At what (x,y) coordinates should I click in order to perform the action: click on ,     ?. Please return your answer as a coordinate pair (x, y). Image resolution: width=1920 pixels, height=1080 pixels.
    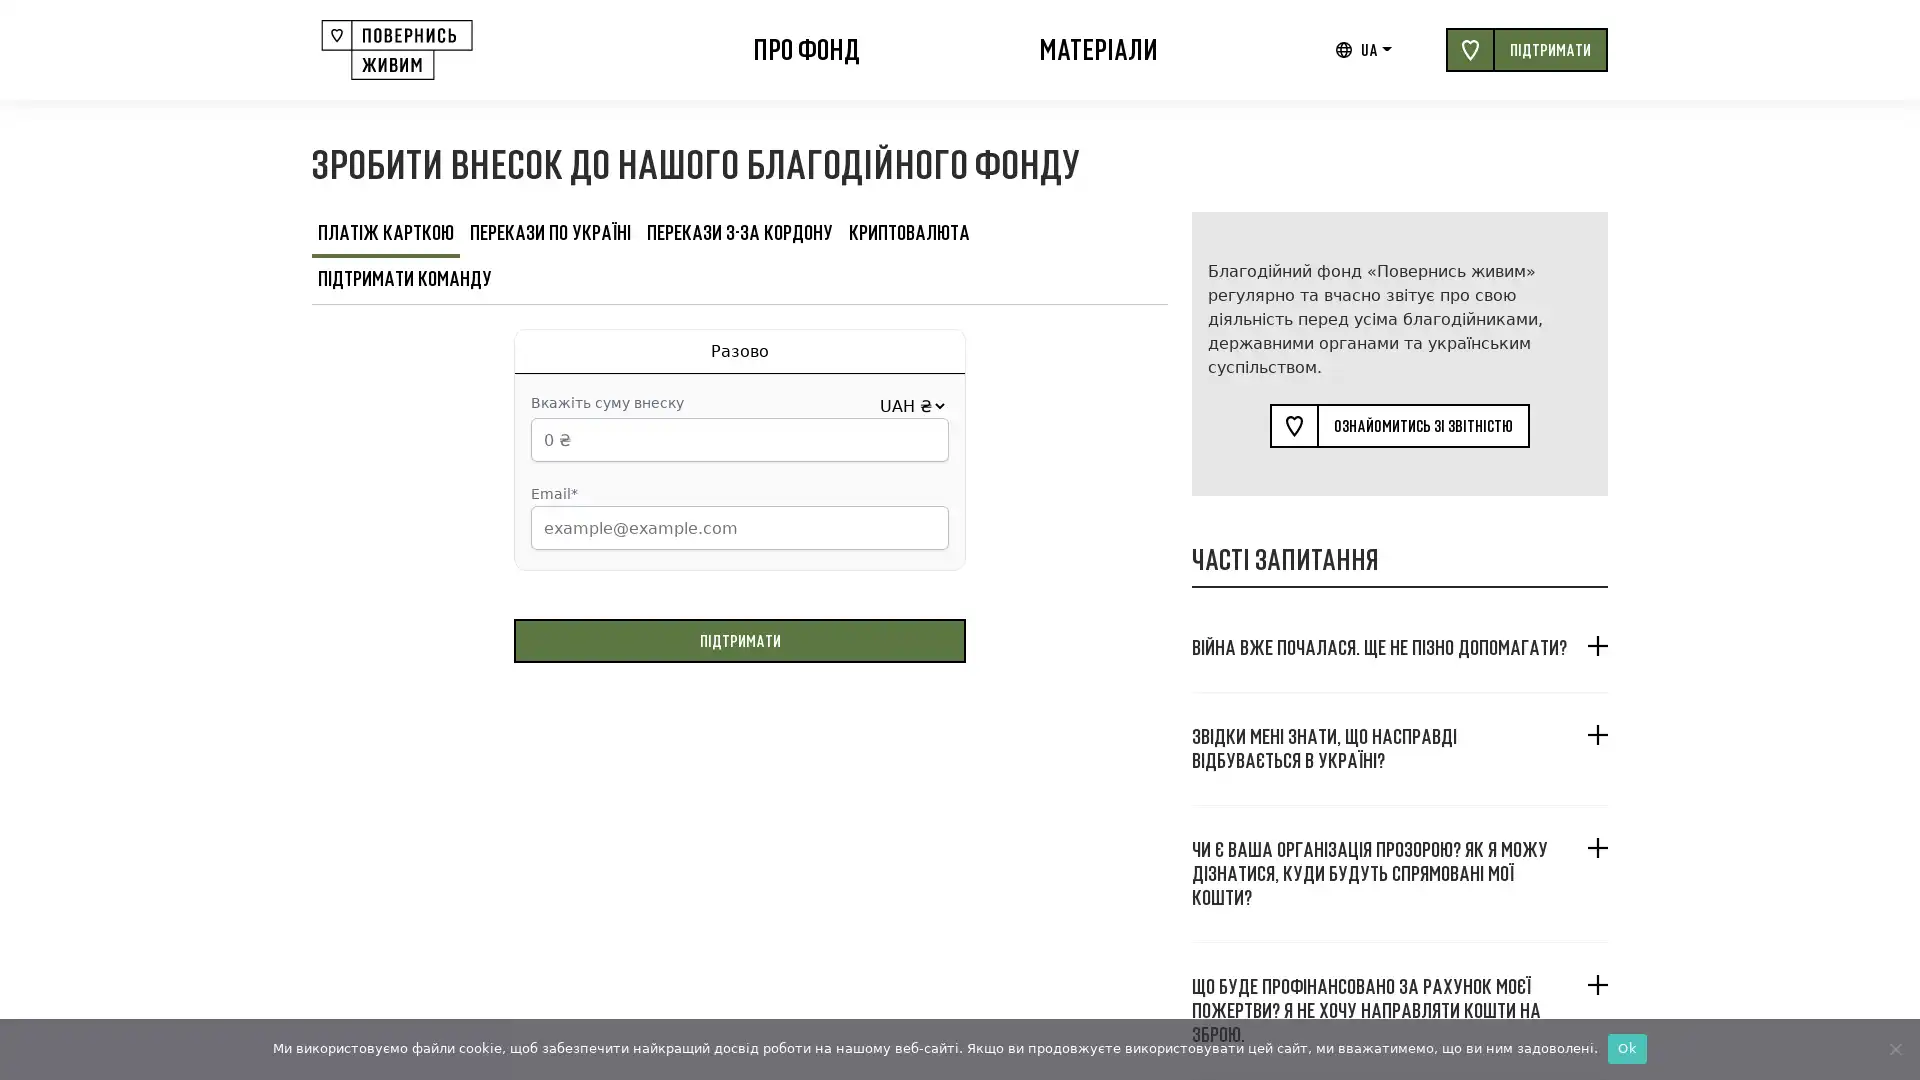
    Looking at the image, I should click on (1399, 748).